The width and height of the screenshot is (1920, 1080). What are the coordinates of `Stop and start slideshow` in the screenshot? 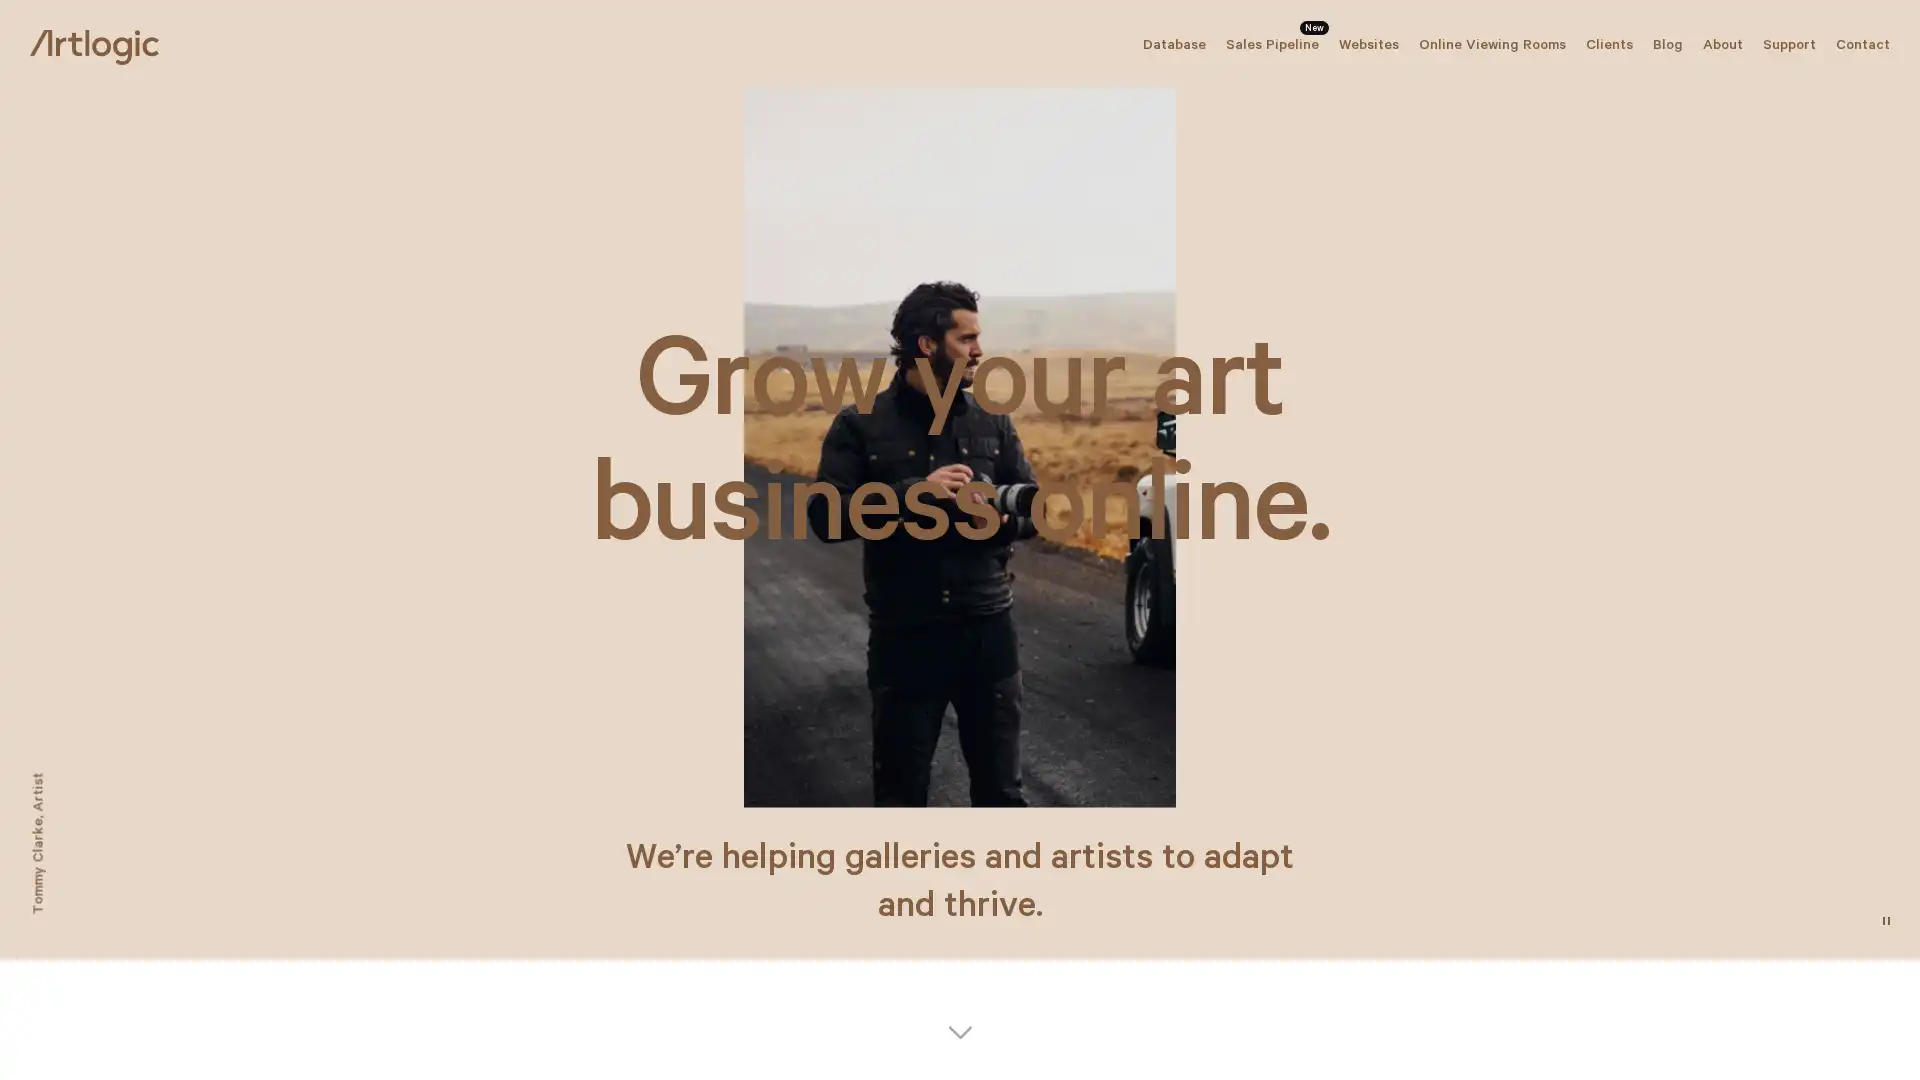 It's located at (1885, 921).